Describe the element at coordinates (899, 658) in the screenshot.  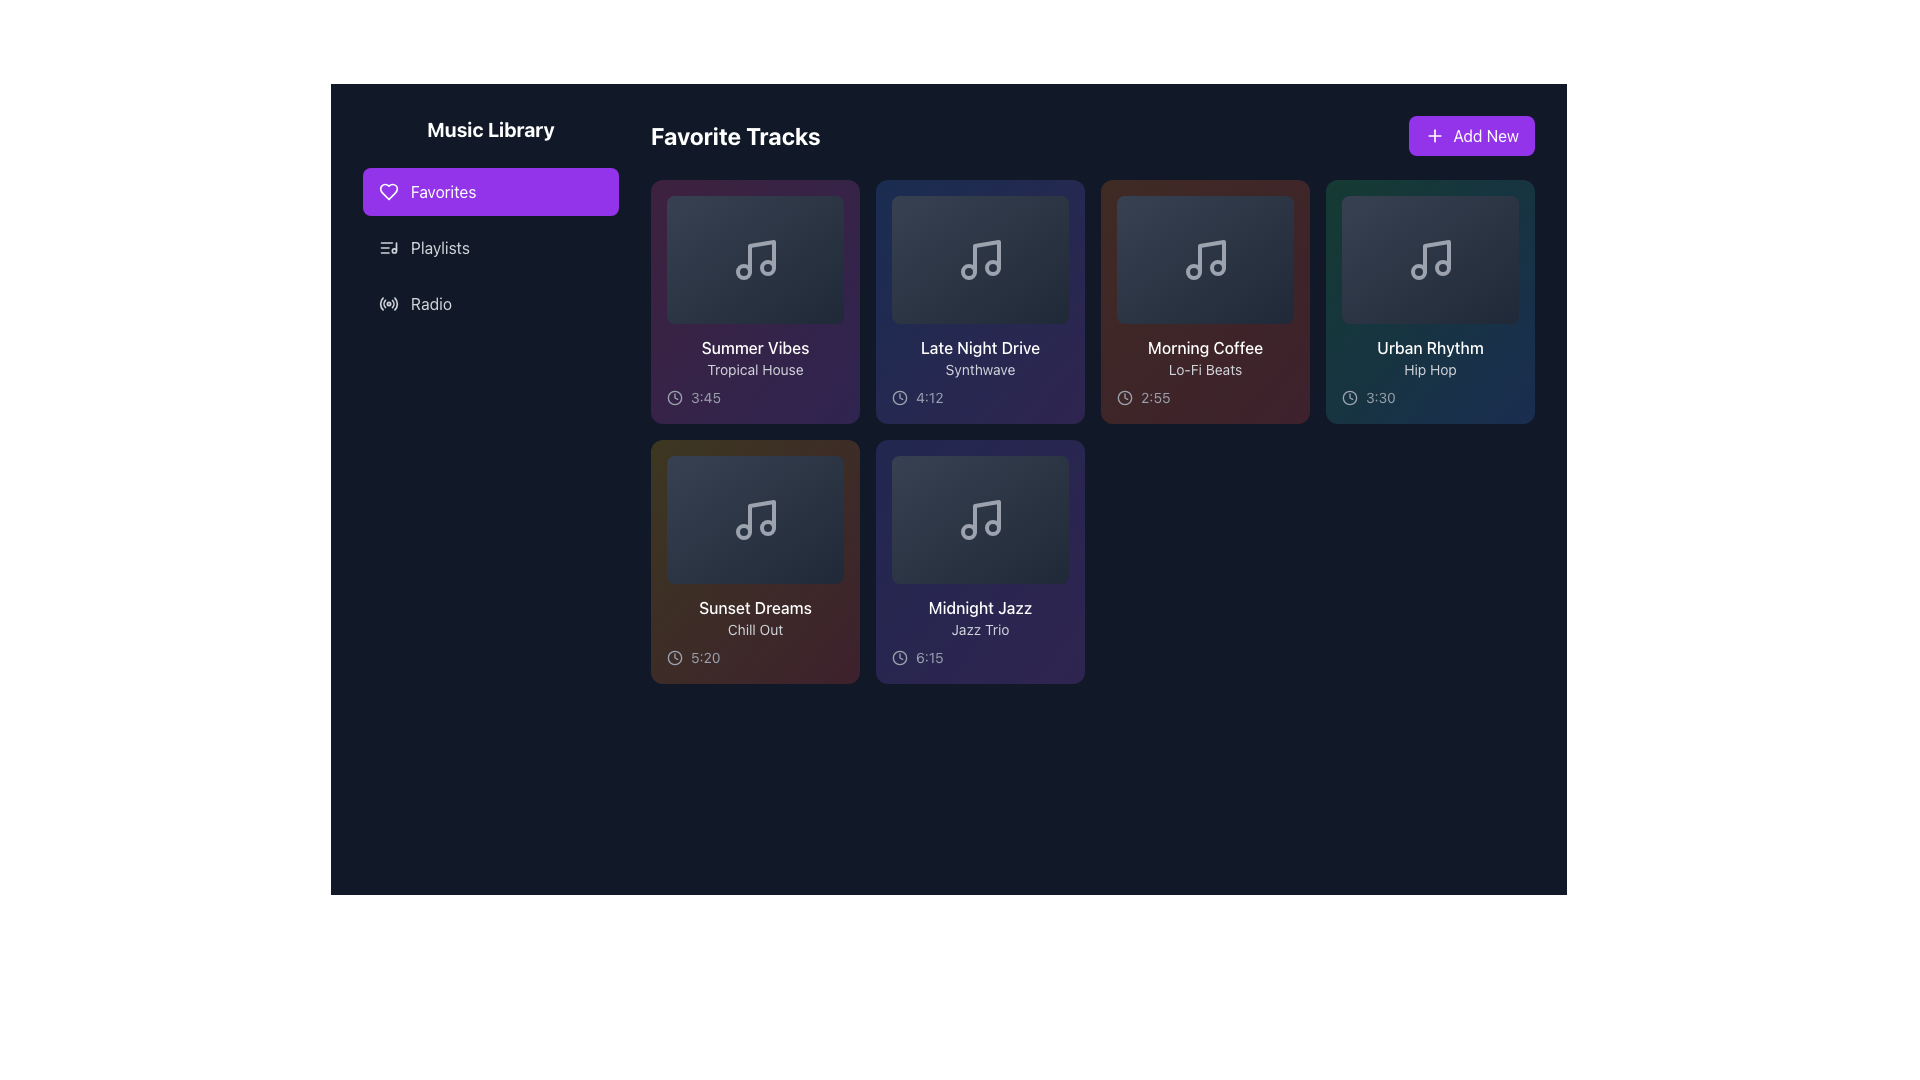
I see `Circle graphic element that visually represents part of the clock icon within the 'Midnight Jazz' track card by using developer tools` at that location.